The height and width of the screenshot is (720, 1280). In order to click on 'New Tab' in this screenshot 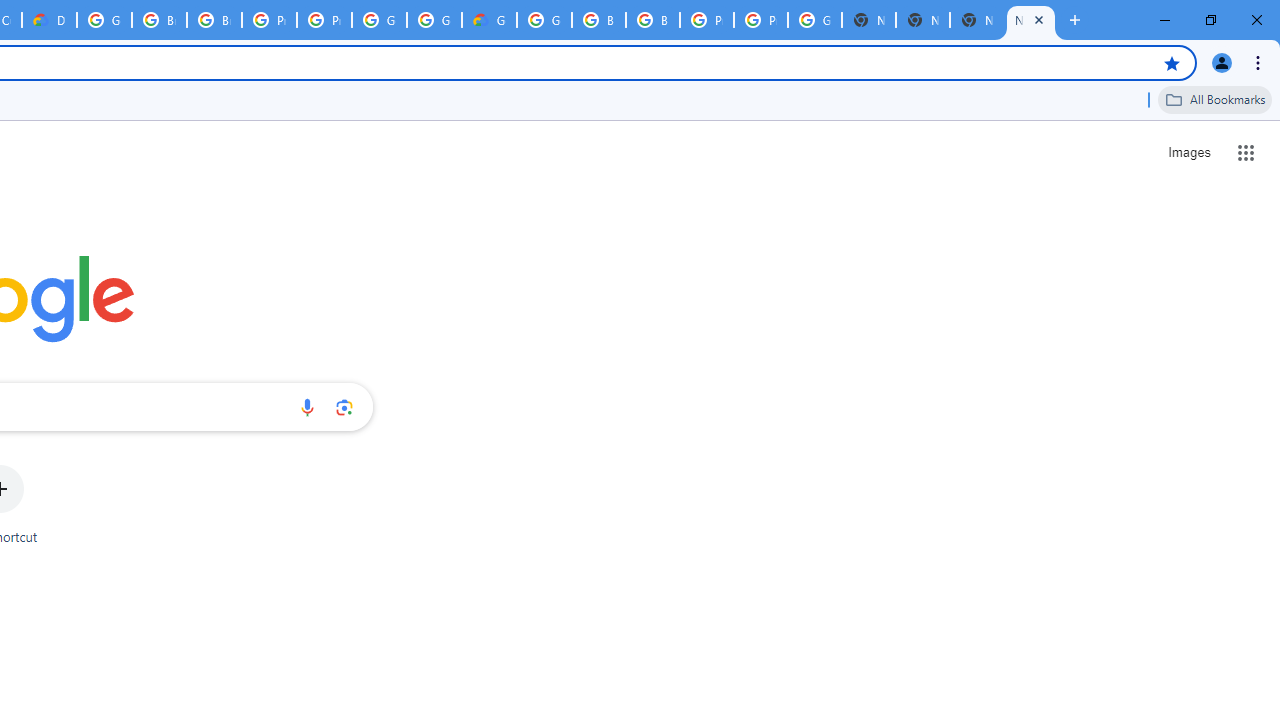, I will do `click(1031, 20)`.